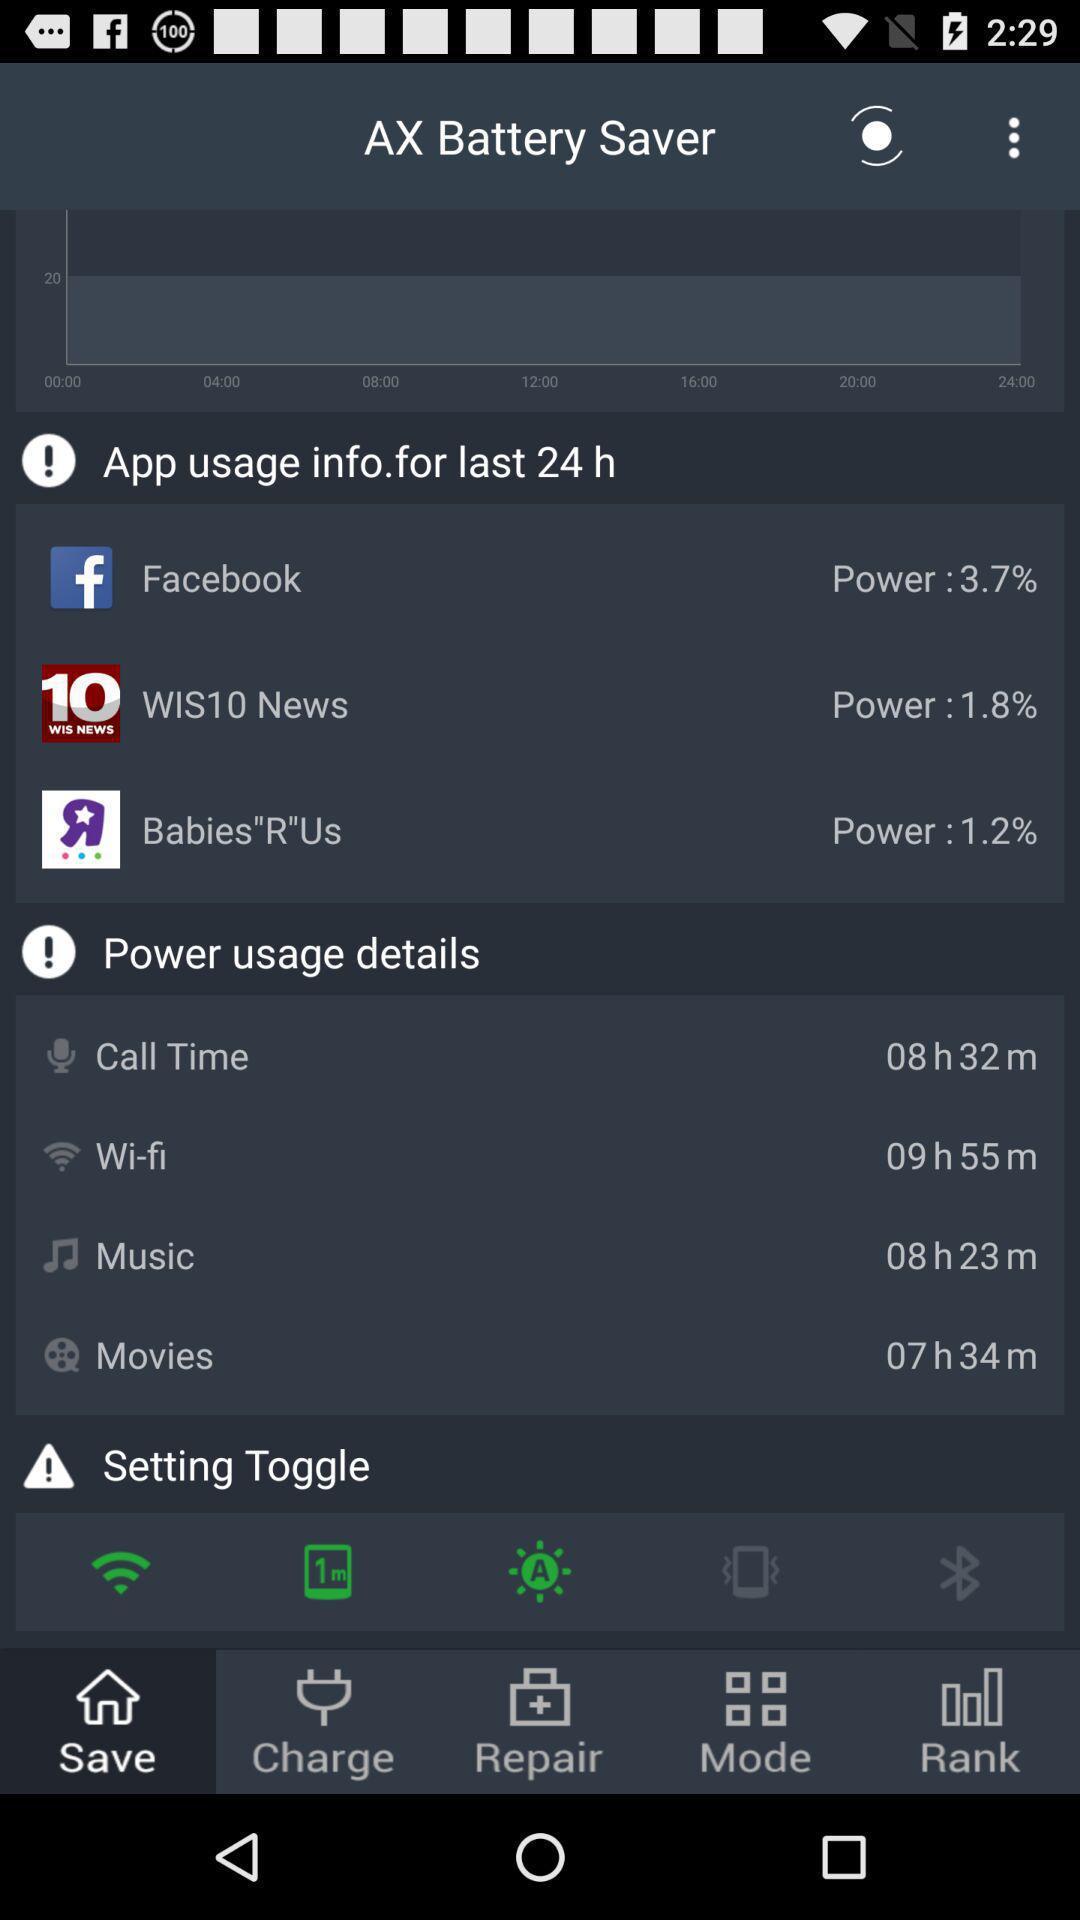 The image size is (1080, 1920). Describe the element at coordinates (876, 135) in the screenshot. I see `the icon to the right of ax battery saver app` at that location.